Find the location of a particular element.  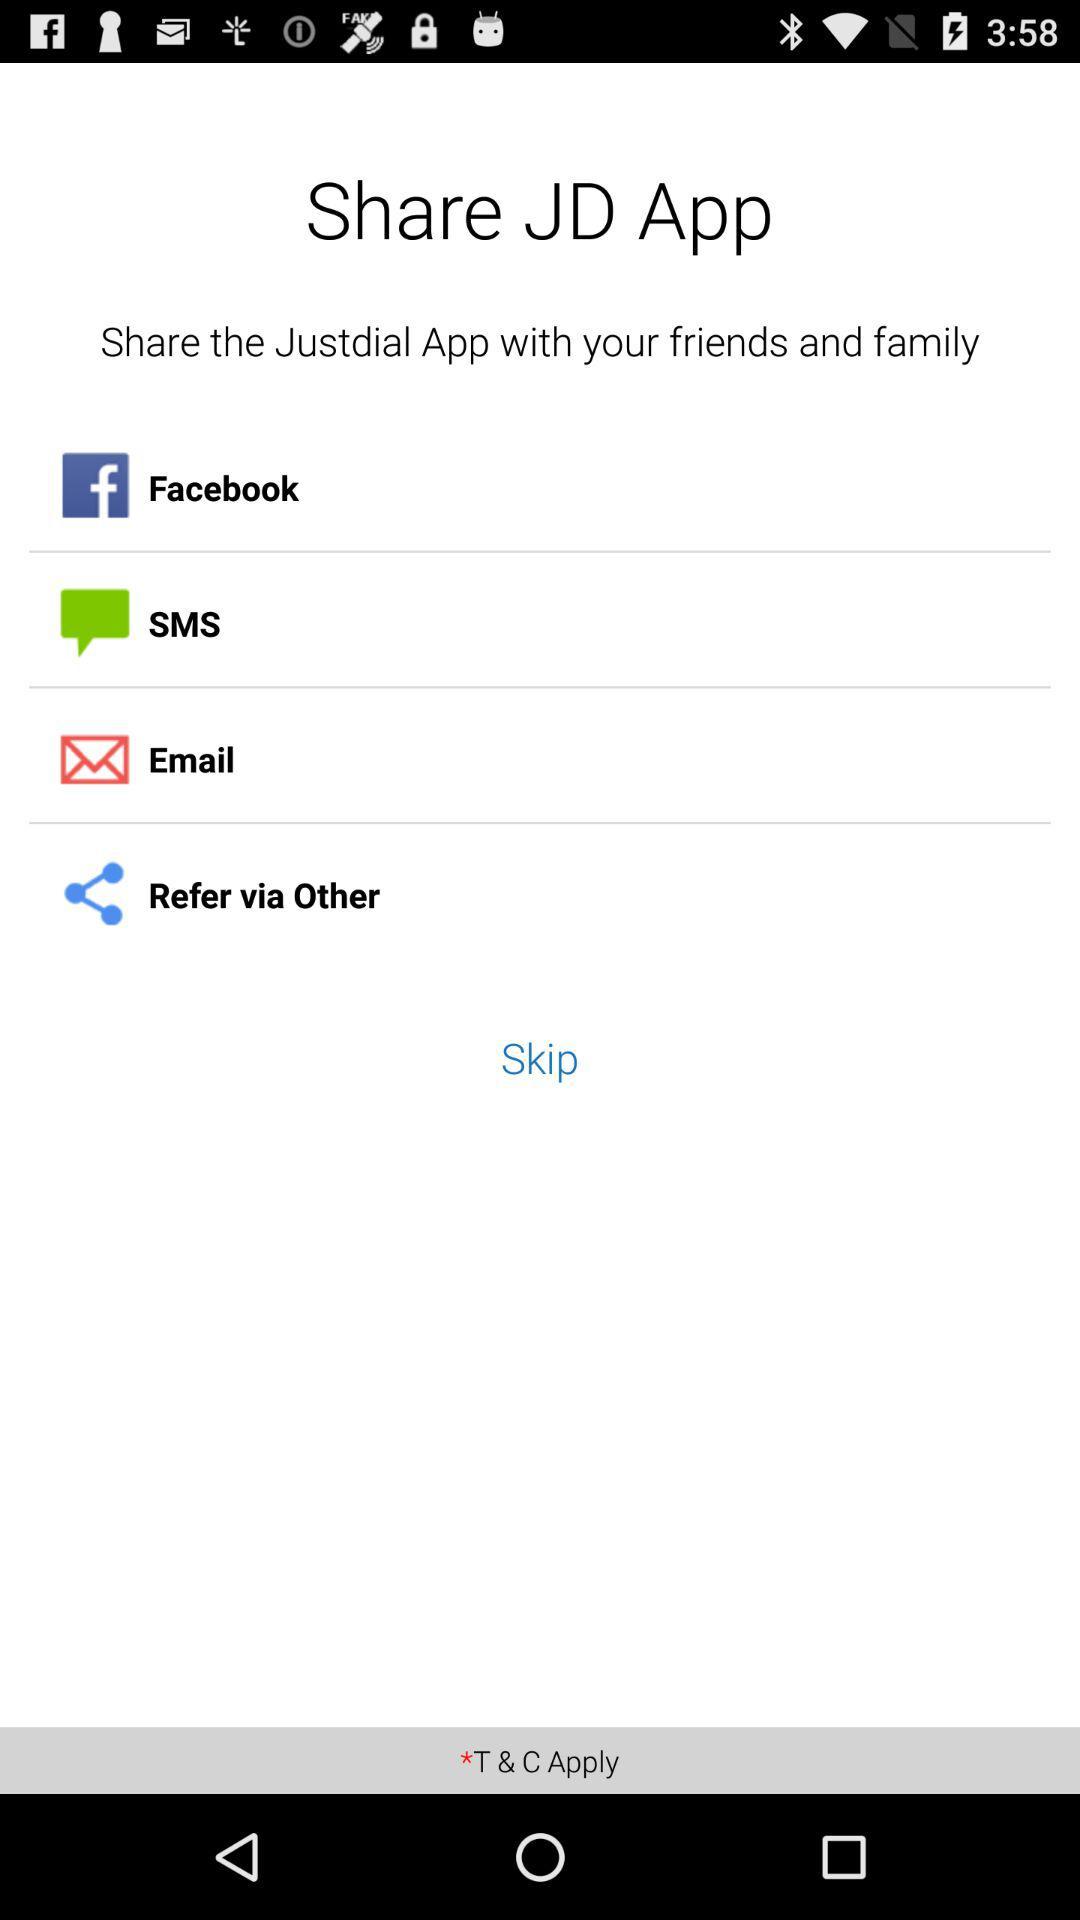

app below the share the justdial item is located at coordinates (540, 487).